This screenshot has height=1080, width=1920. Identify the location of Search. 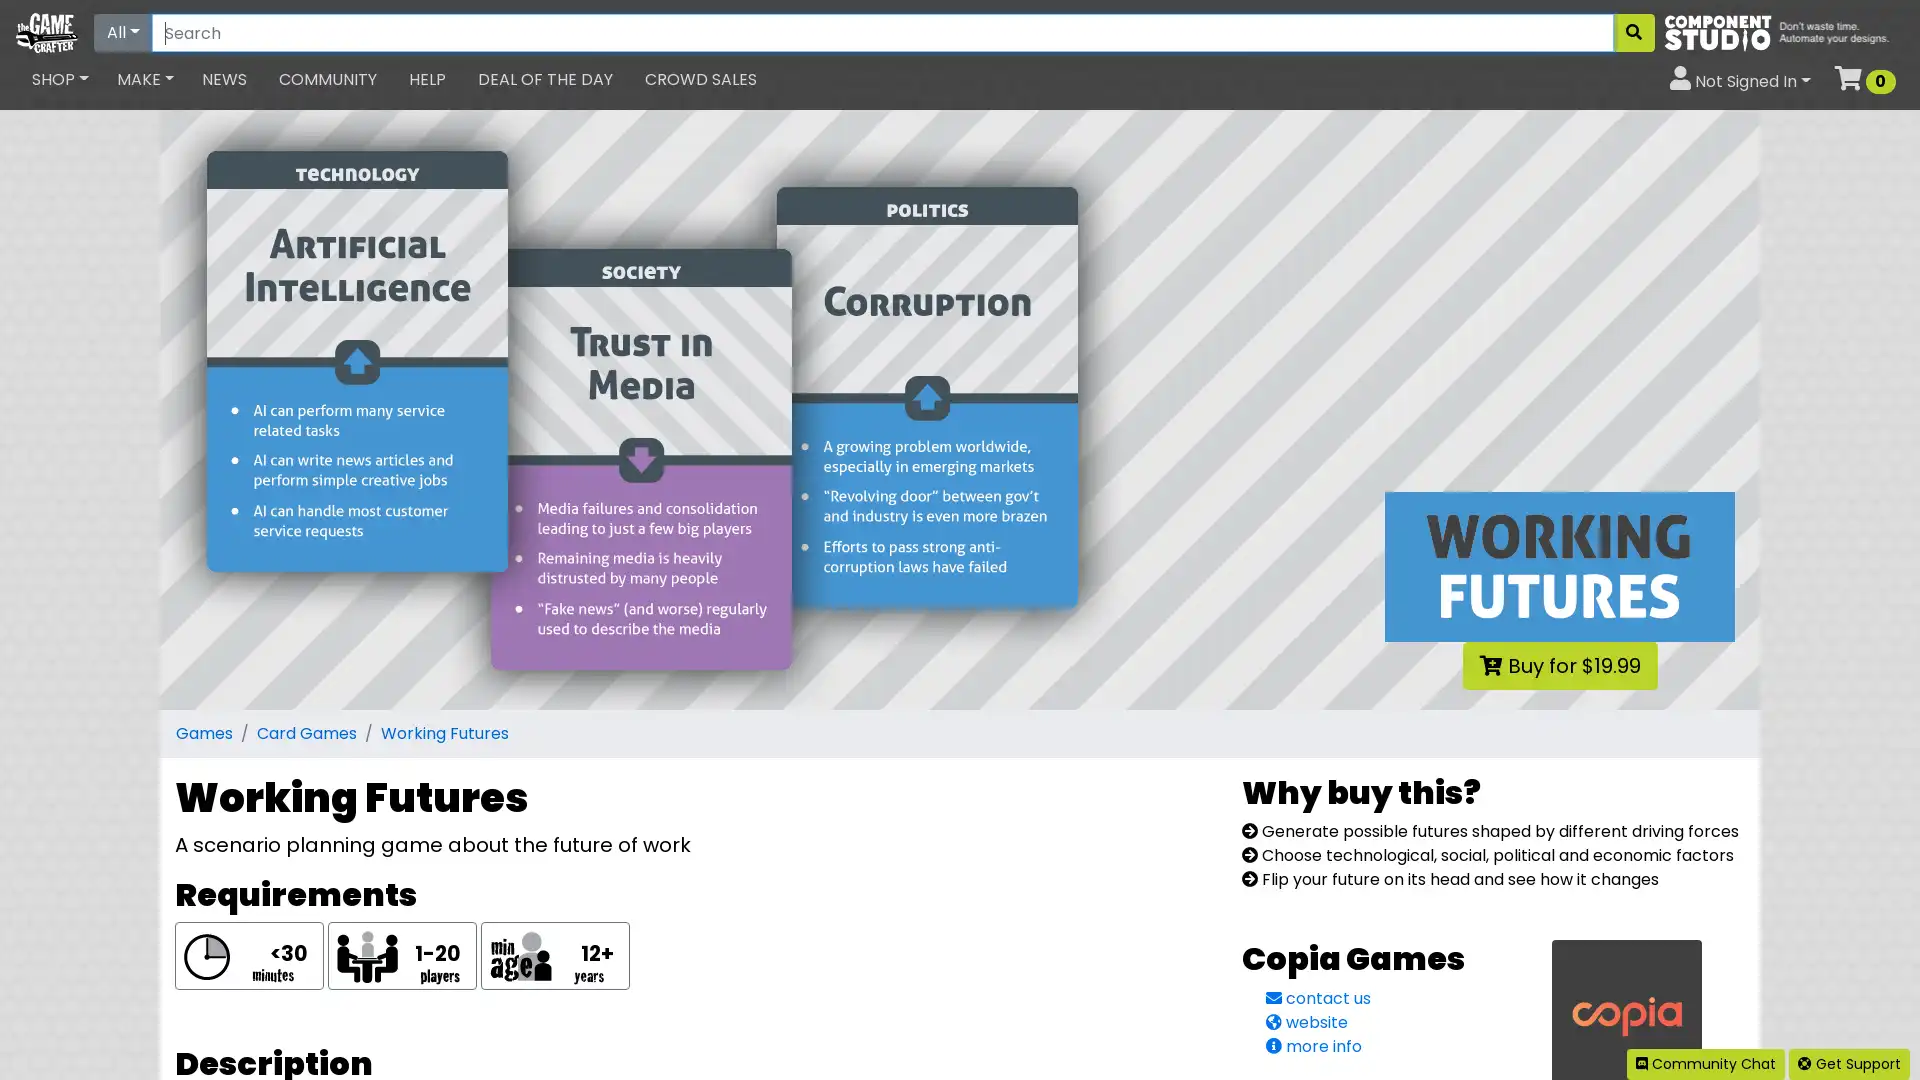
(1633, 33).